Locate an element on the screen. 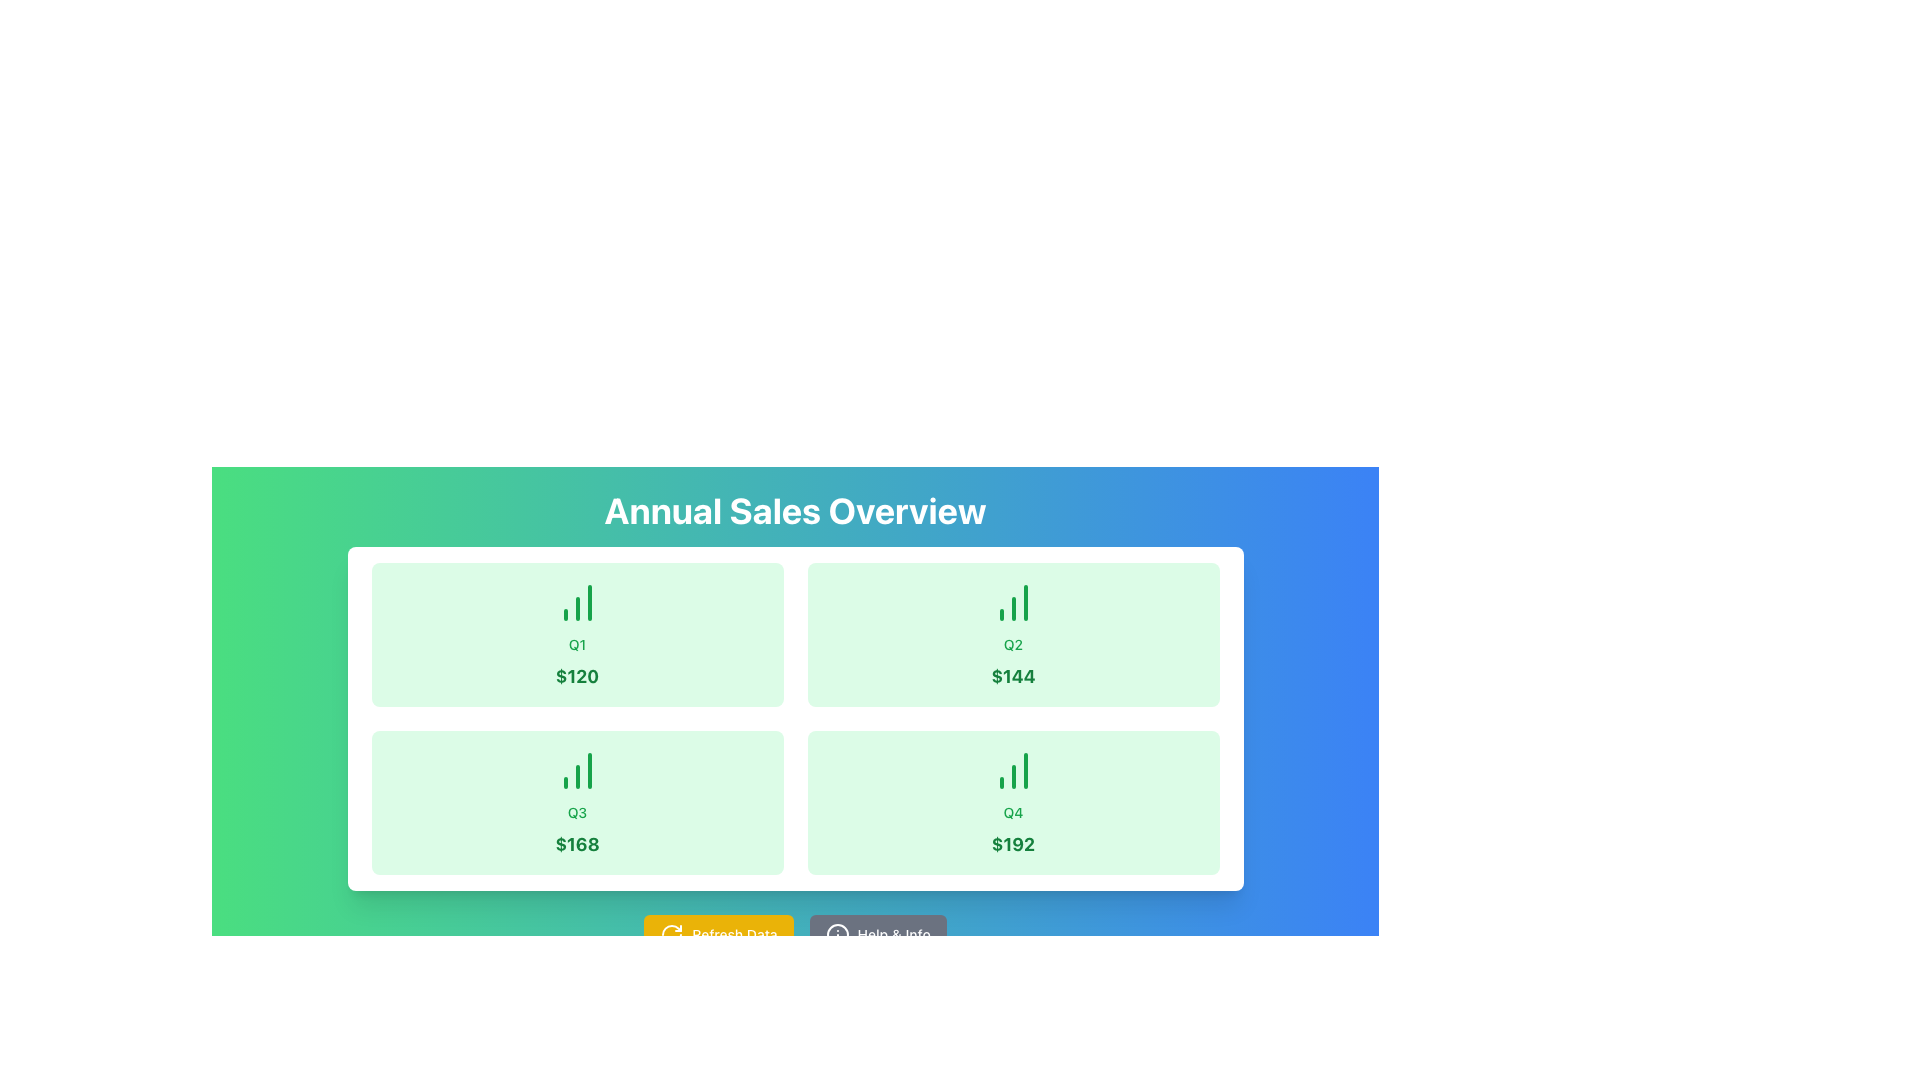 The width and height of the screenshot is (1920, 1080). the static text label indicating Q3, which is located in the second card of the lower row, positioned below a chart icon and above the text '$168' is located at coordinates (576, 813).